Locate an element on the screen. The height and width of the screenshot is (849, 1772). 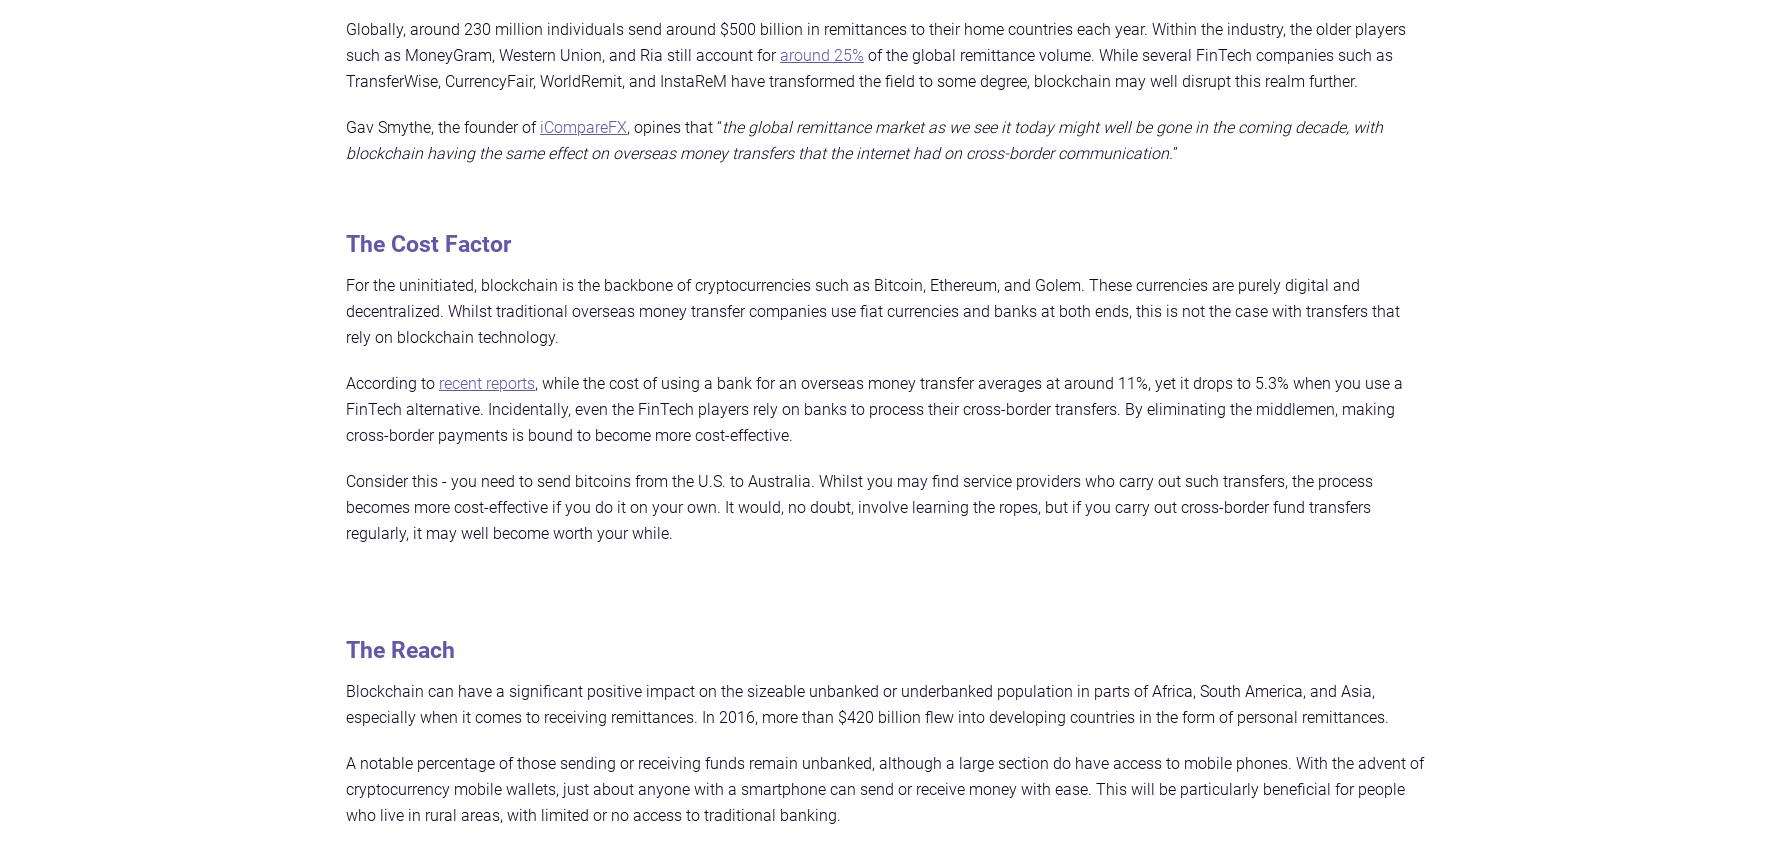
'According to' is located at coordinates (392, 382).